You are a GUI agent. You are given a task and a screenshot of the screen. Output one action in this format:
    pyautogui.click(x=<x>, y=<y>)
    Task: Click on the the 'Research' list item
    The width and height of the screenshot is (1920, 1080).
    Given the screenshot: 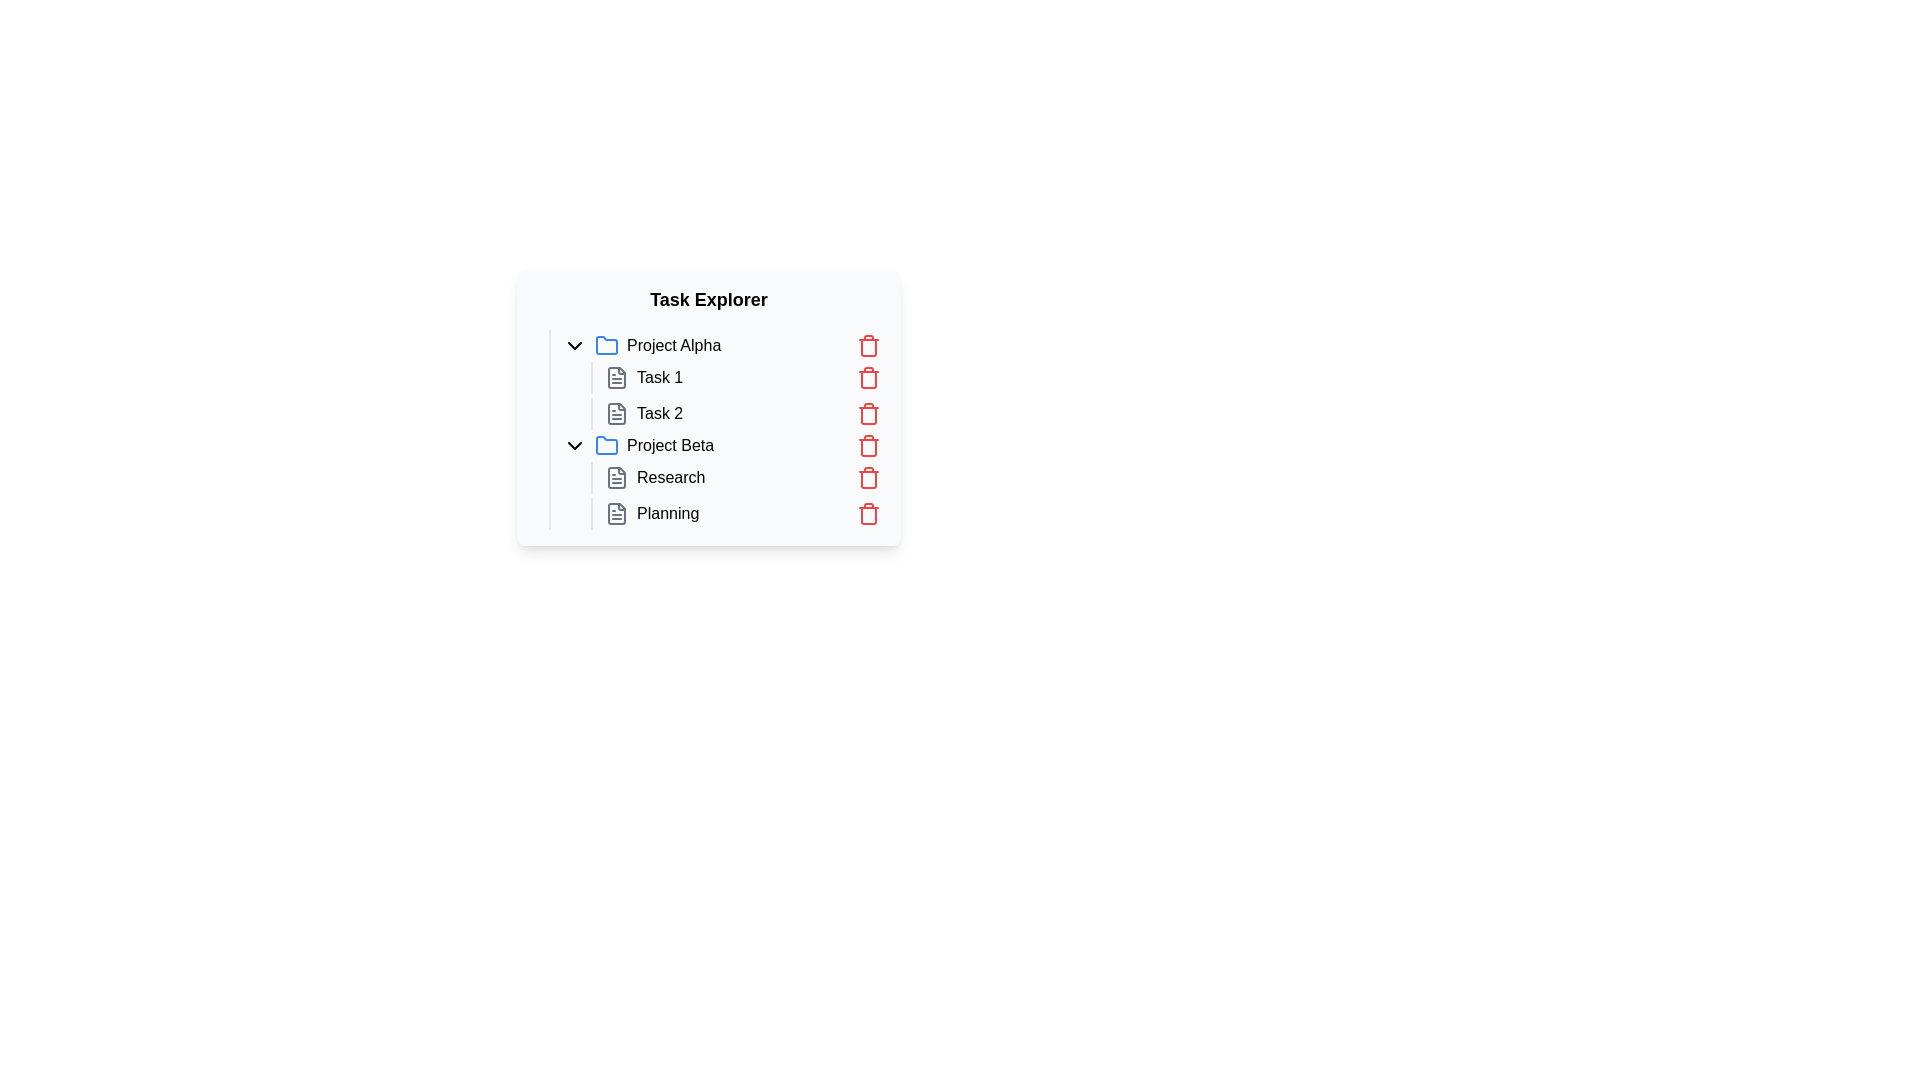 What is the action you would take?
    pyautogui.click(x=716, y=479)
    